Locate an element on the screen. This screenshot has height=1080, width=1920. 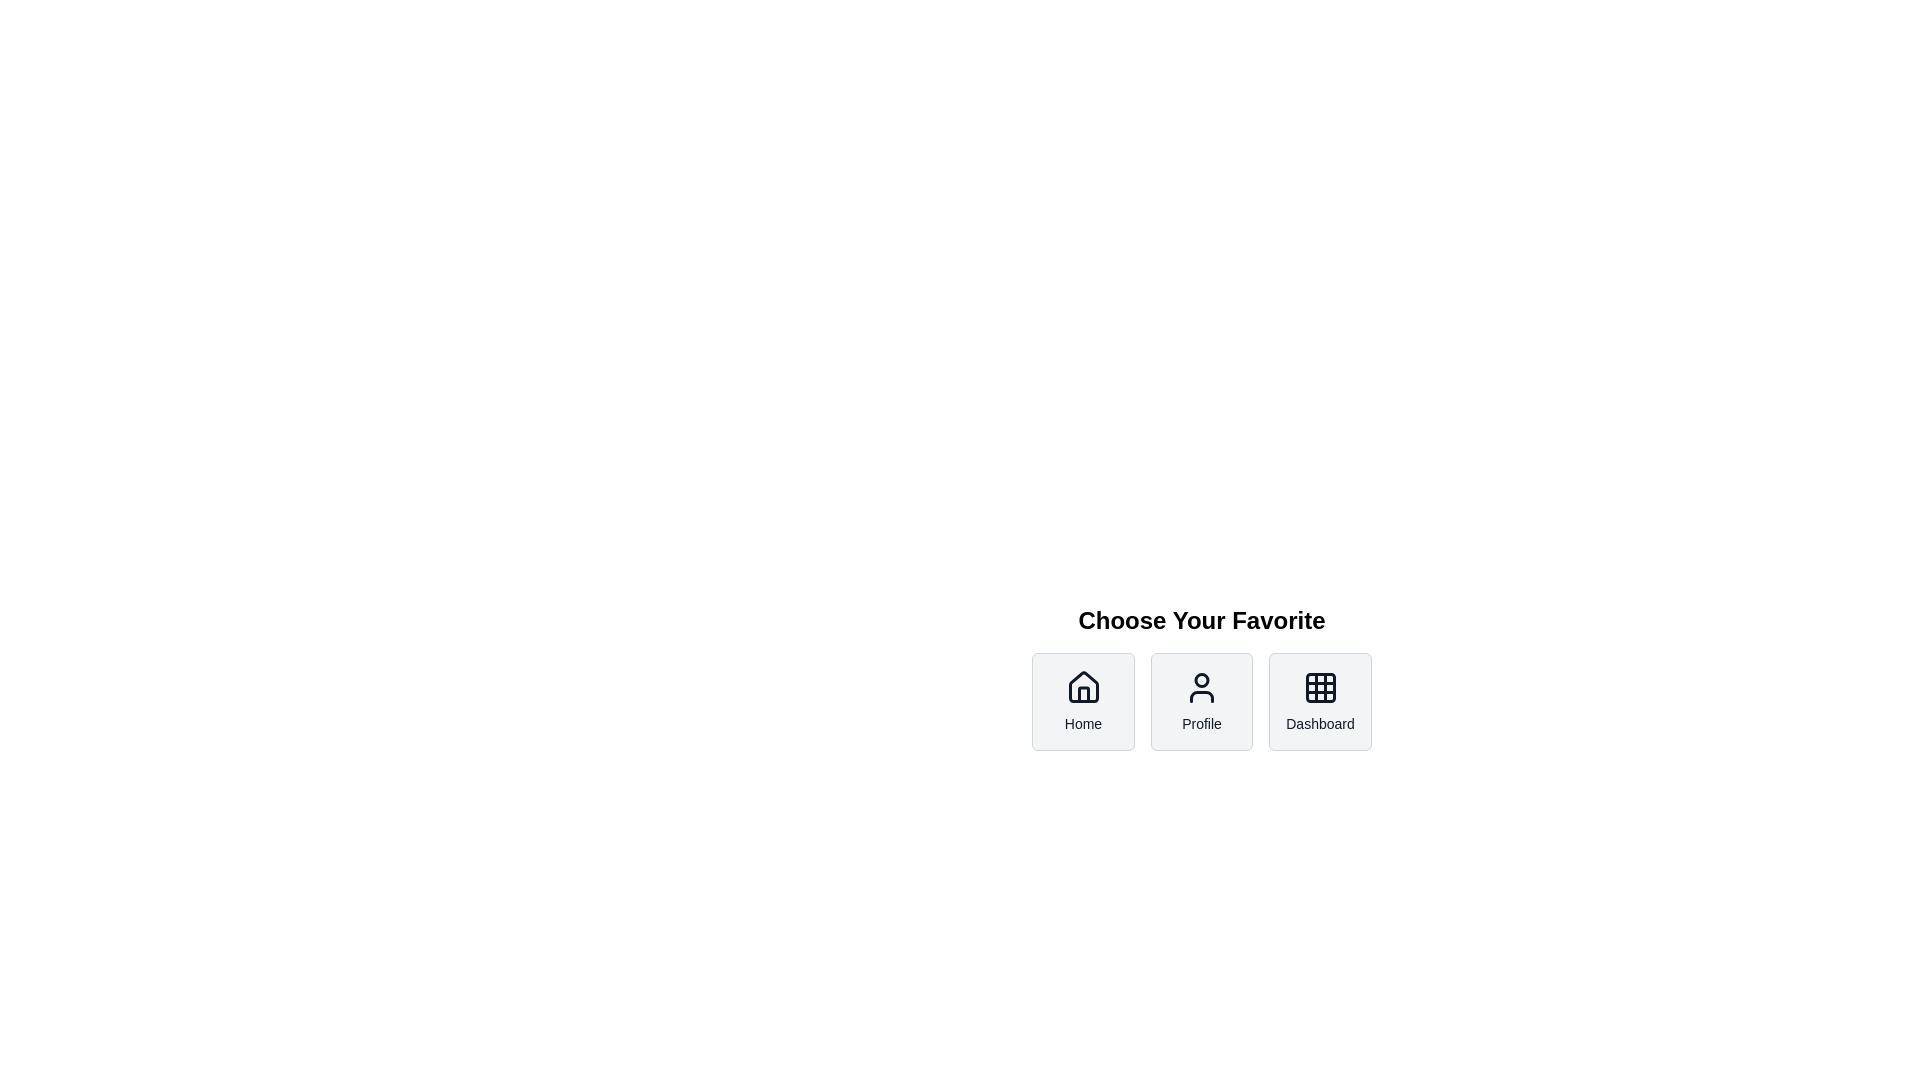
the 'Home' icon located at the bottom center of the interface, which visually represents the 'Home' option in the menu is located at coordinates (1082, 686).